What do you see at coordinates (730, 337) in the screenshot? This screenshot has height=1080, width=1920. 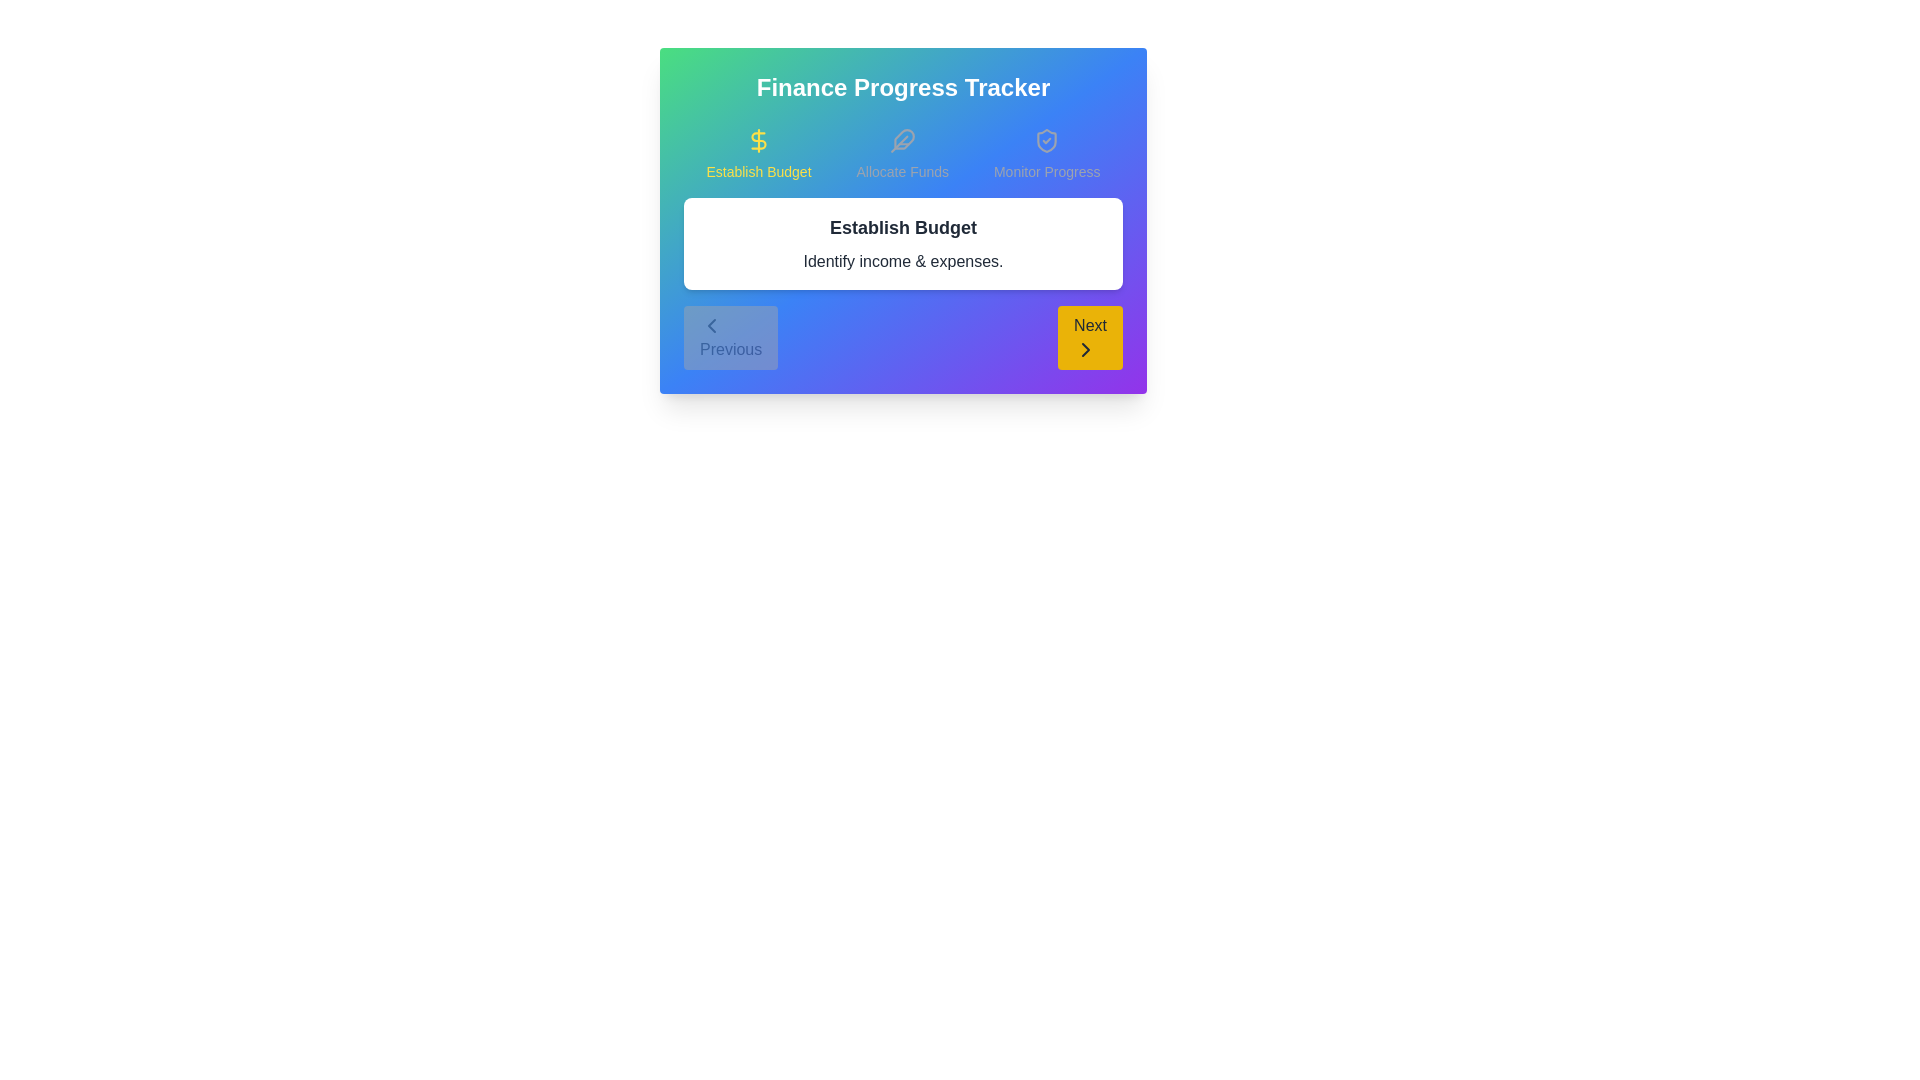 I see `the button labeled 'Previous' to observe its hover effect` at bounding box center [730, 337].